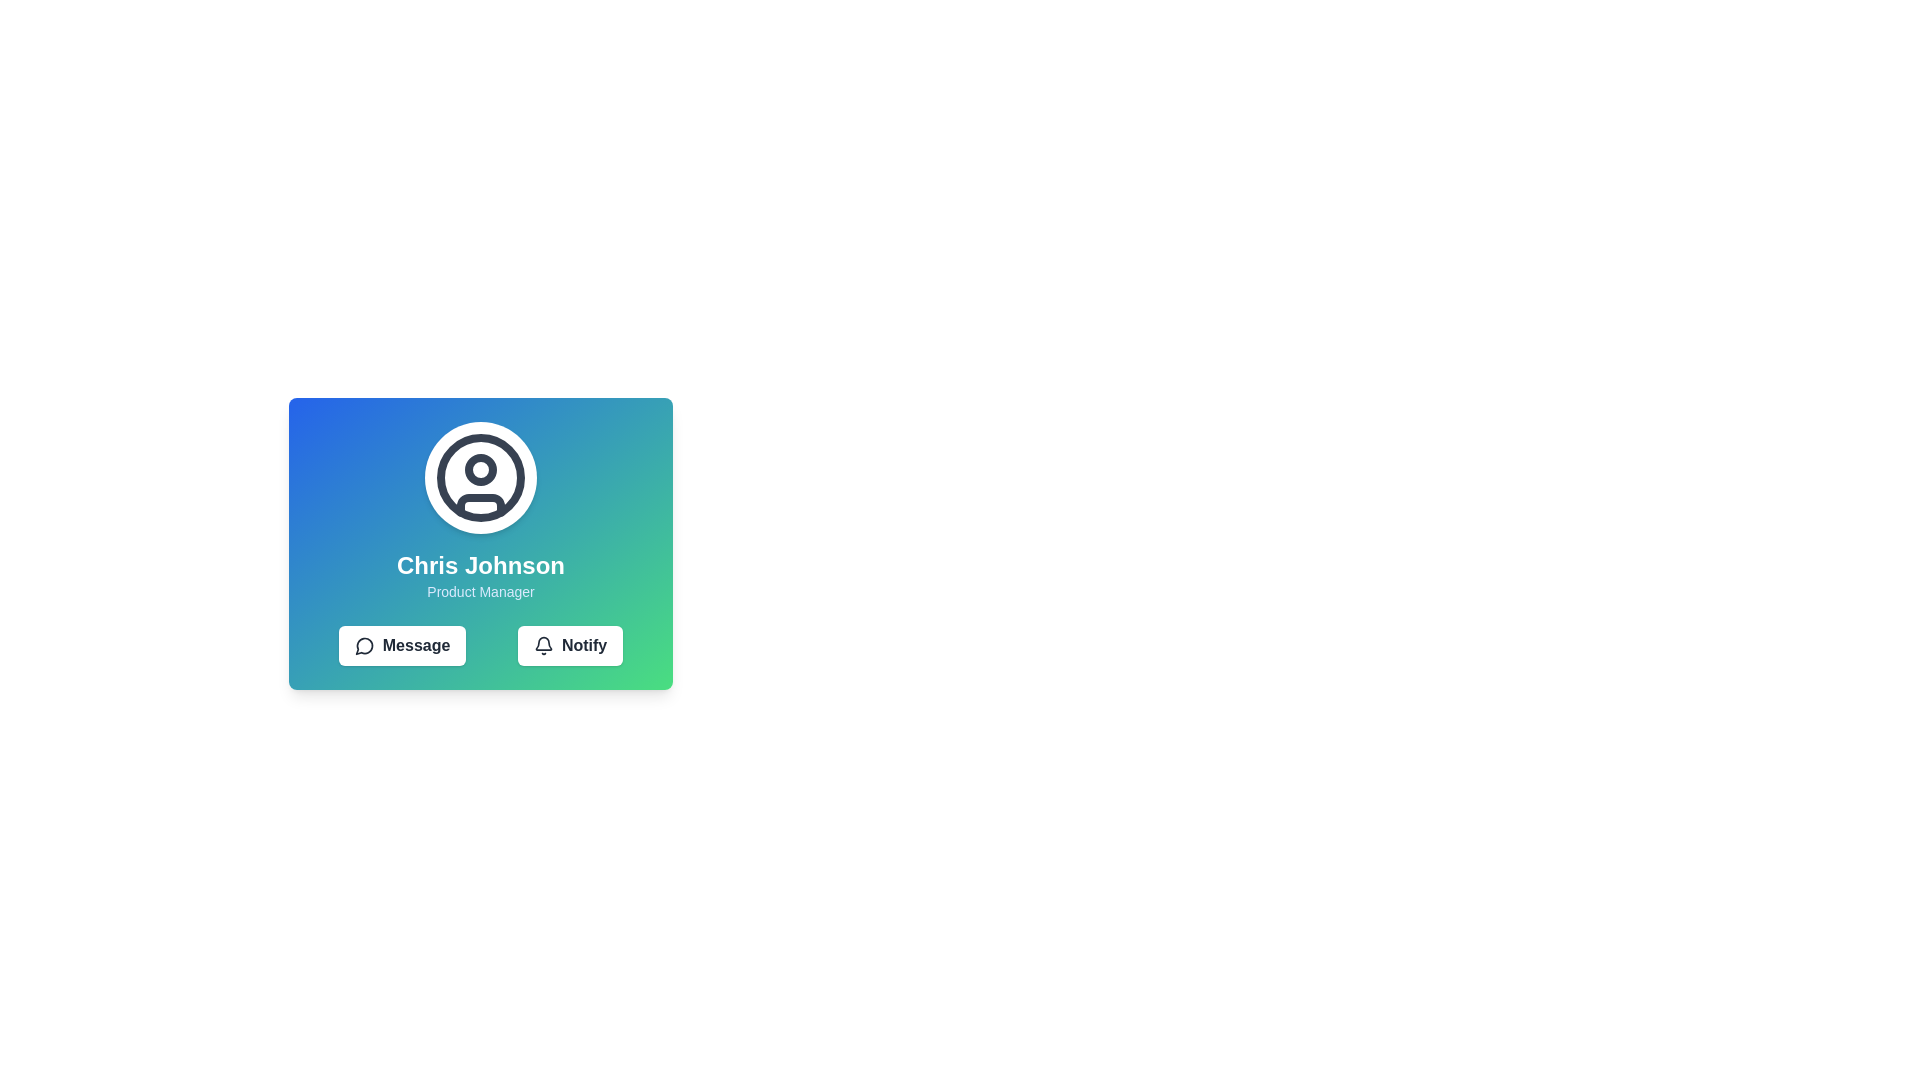 This screenshot has height=1080, width=1920. I want to click on the 'Message' button located below the profile card of 'Chris Johnson', which is the first button in a horizontally aligned group, so click(401, 645).